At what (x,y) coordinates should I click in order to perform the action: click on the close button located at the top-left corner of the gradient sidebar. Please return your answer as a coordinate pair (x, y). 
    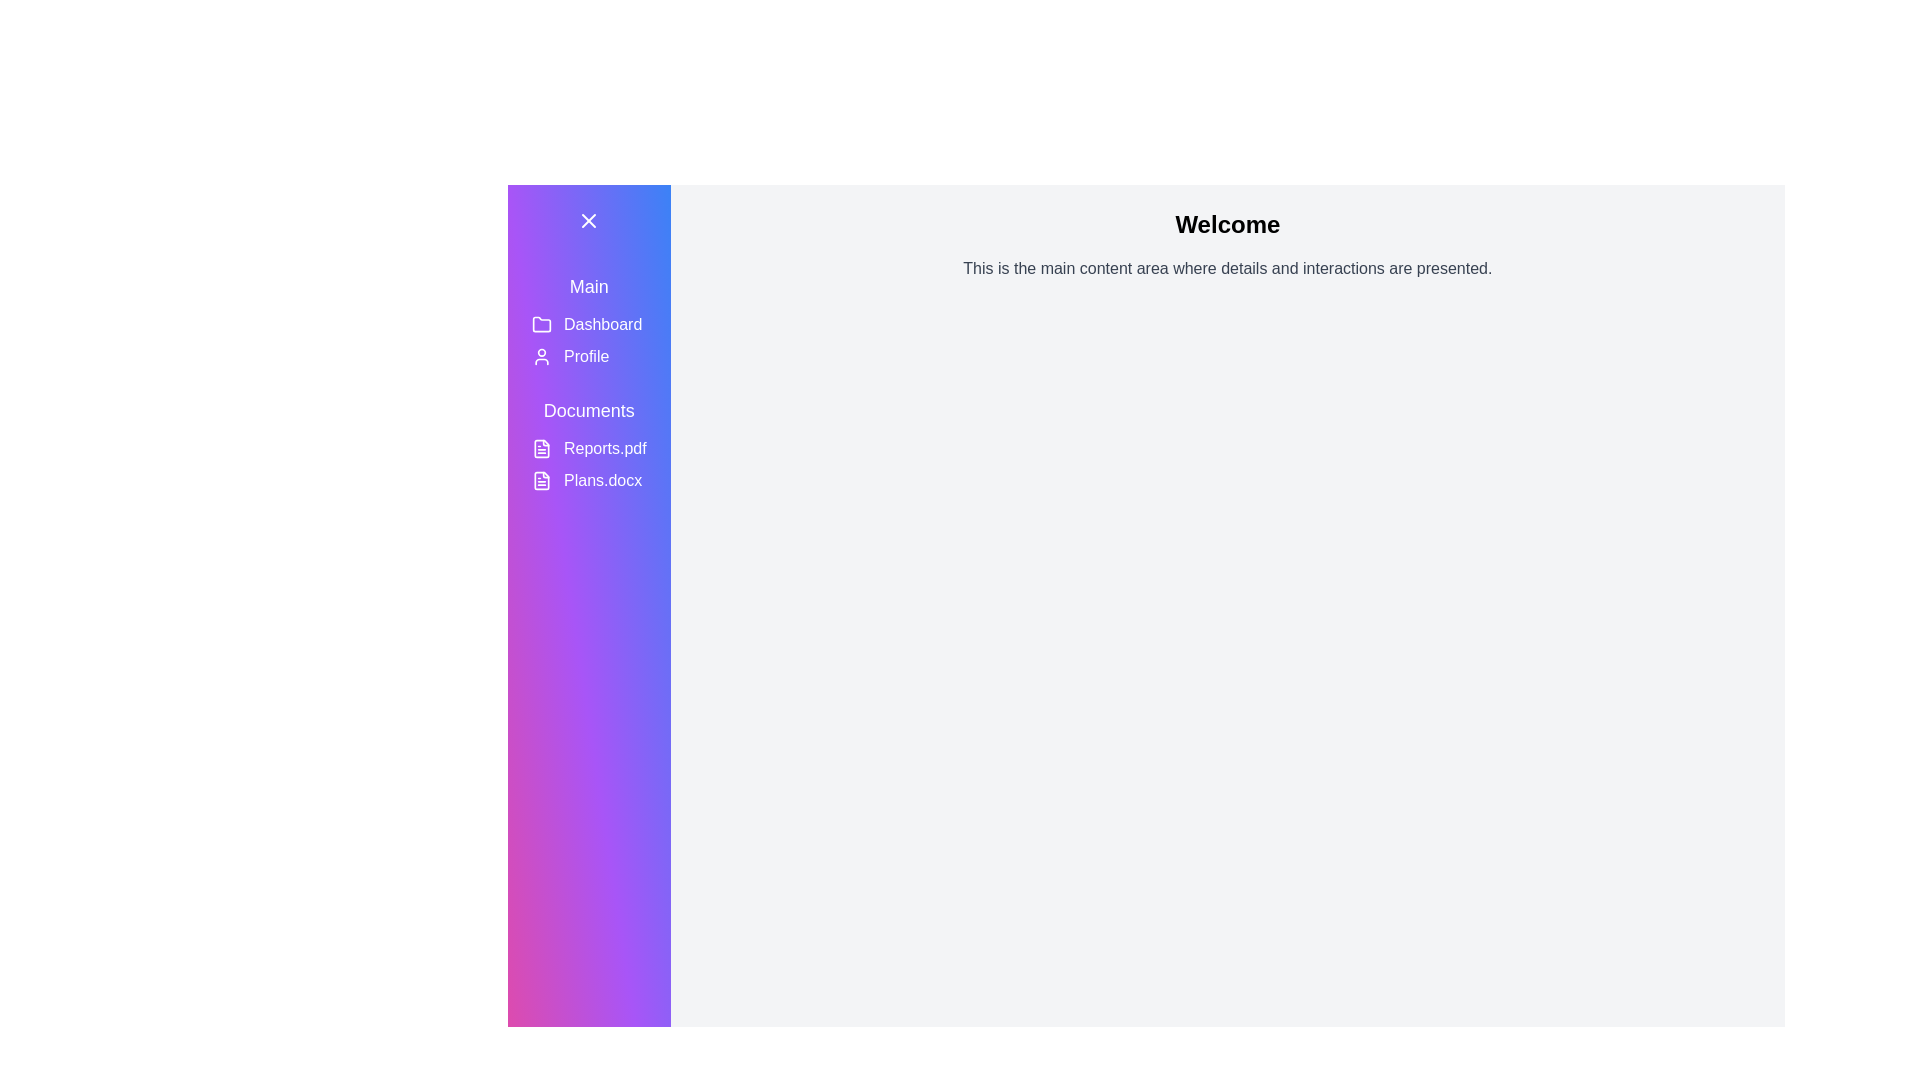
    Looking at the image, I should click on (588, 220).